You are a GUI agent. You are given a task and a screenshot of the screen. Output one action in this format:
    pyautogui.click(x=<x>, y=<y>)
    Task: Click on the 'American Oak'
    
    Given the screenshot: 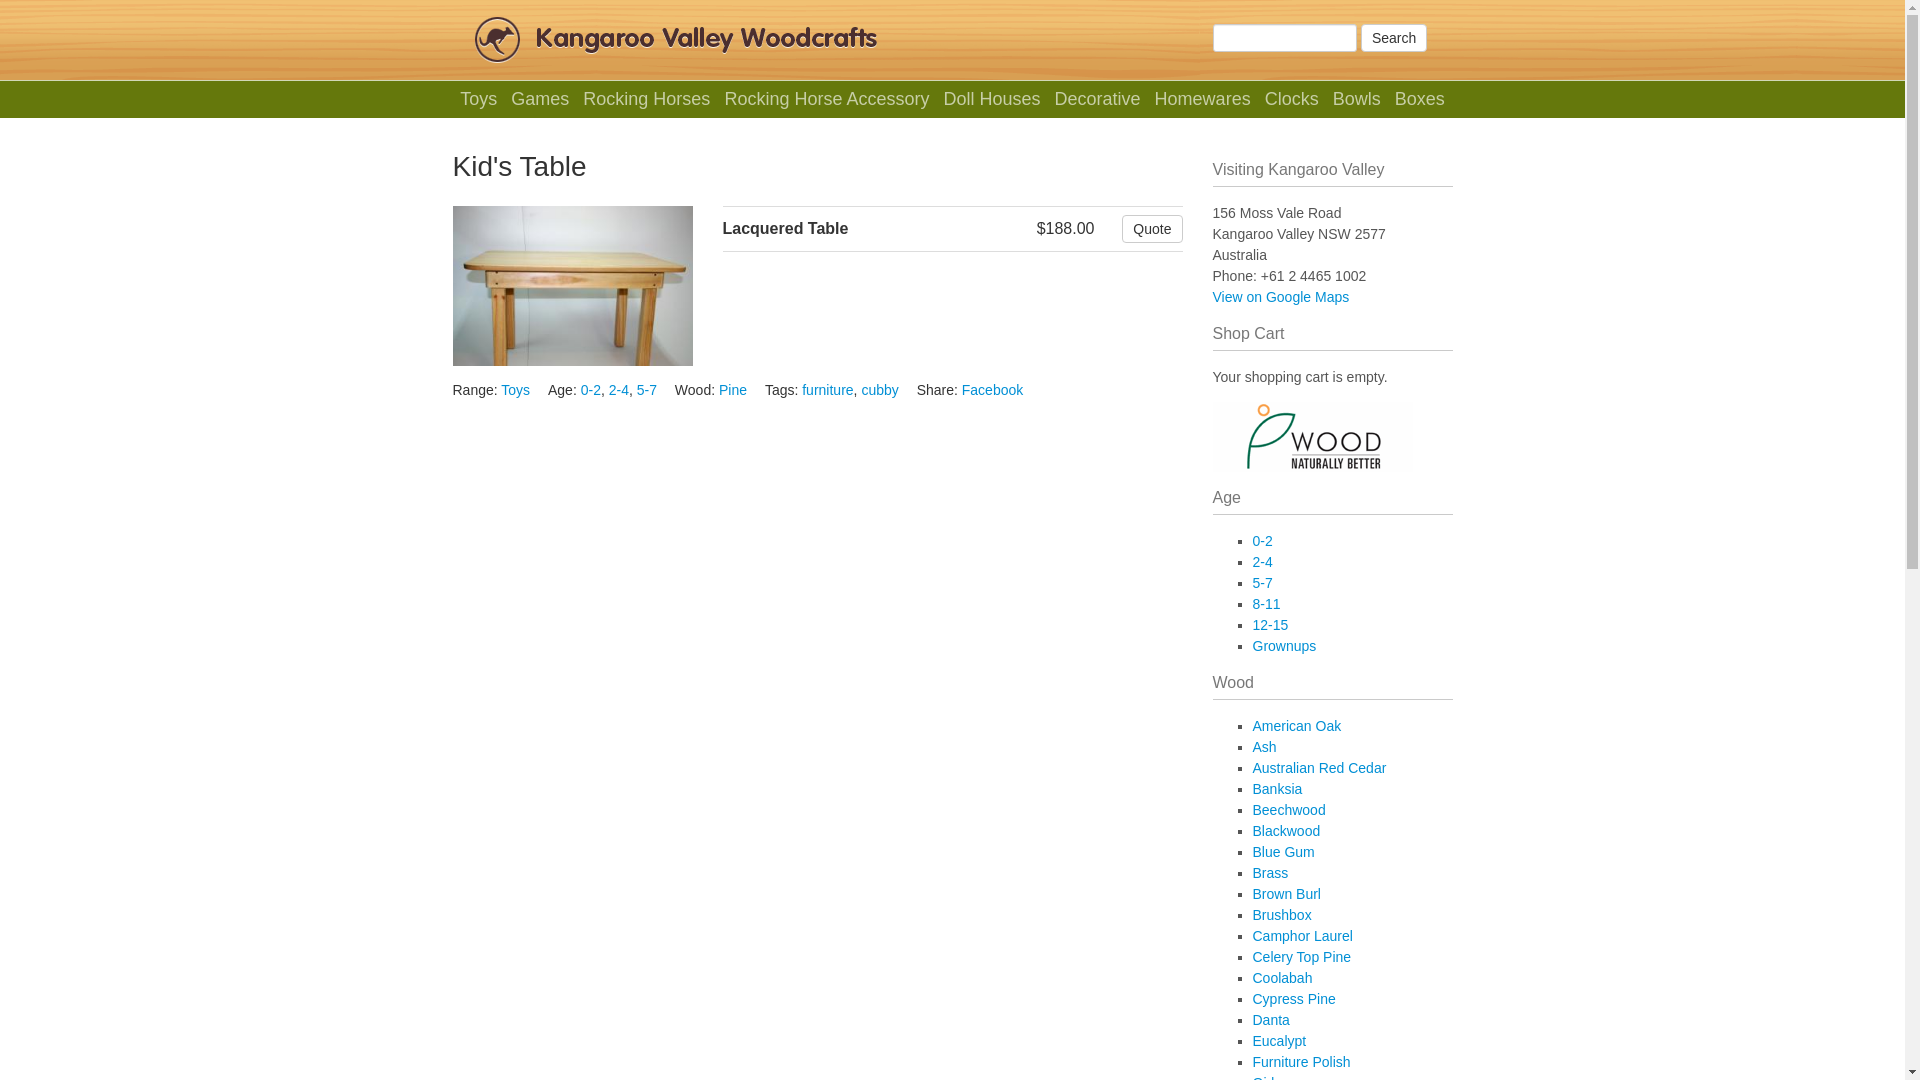 What is the action you would take?
    pyautogui.click(x=1296, y=725)
    